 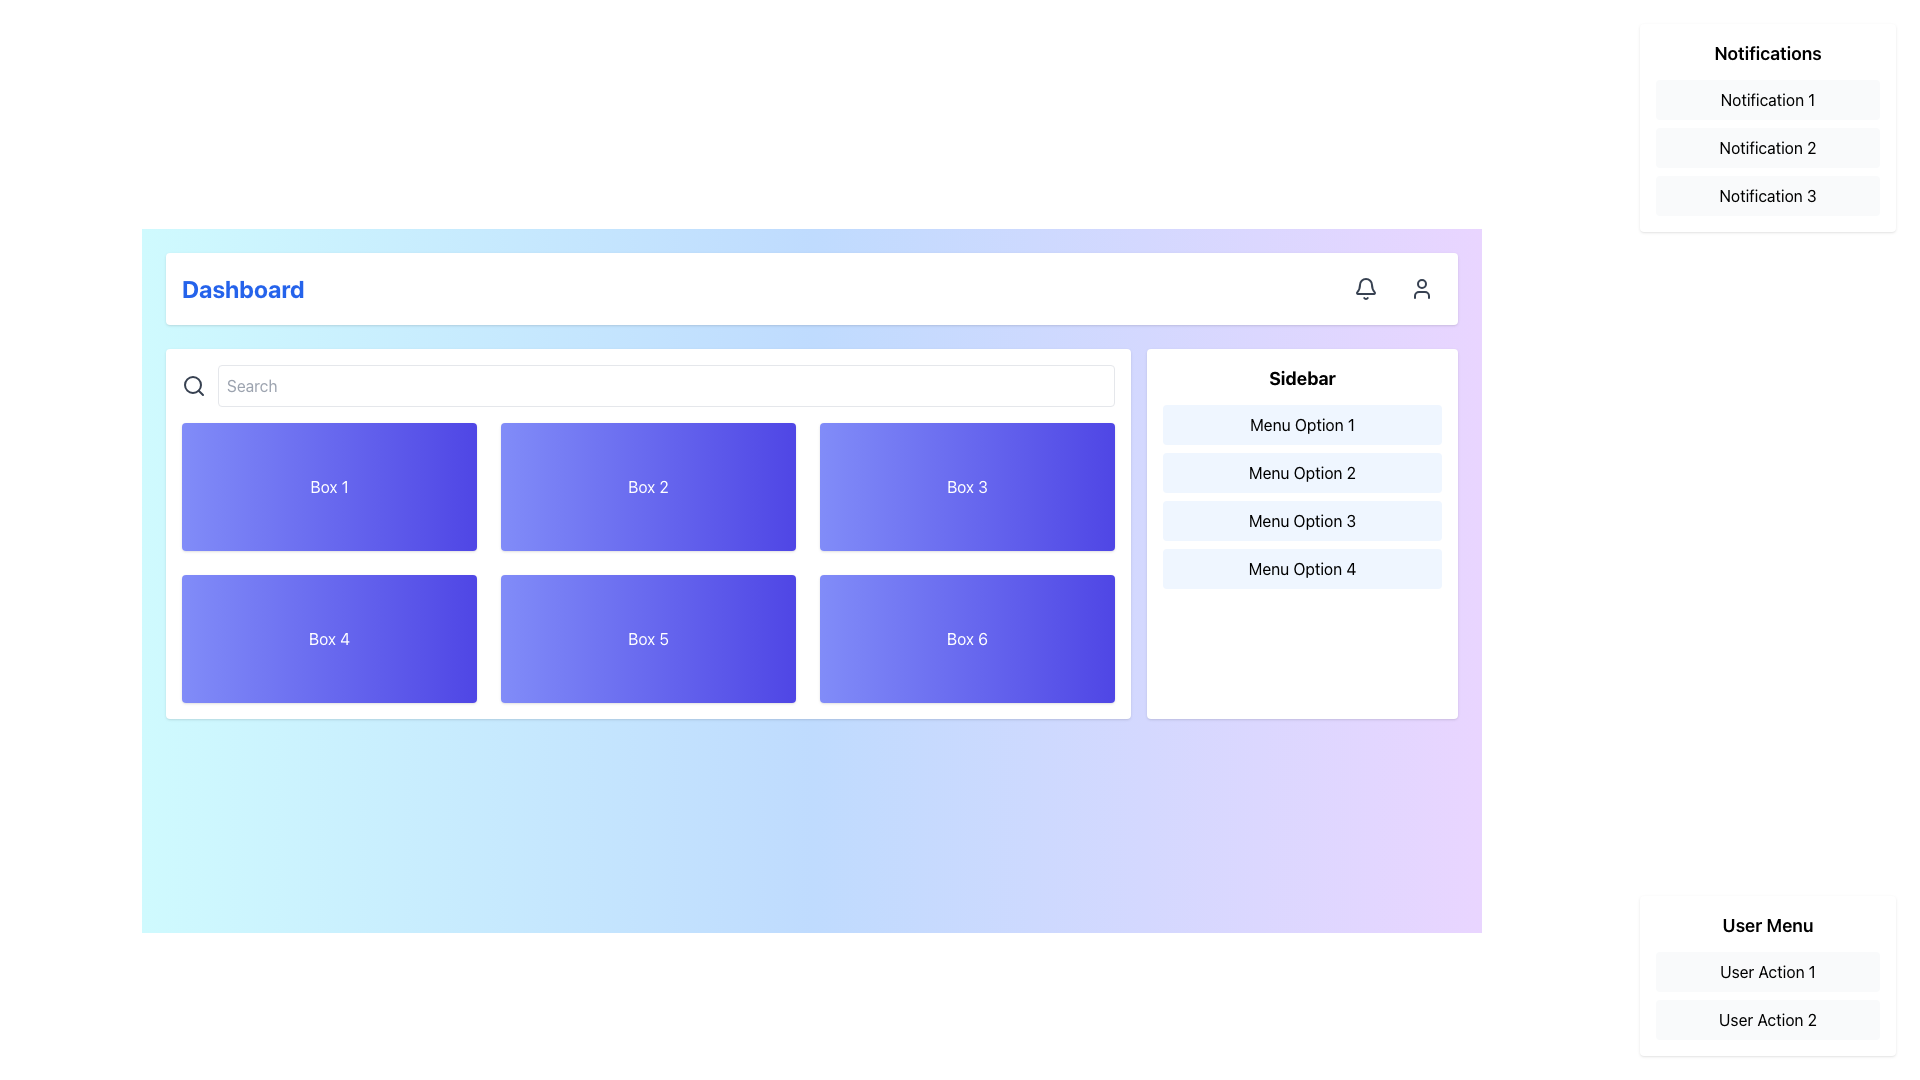 I want to click on the first menu item labeled 'User Action 1' with a light gray background and rounded corners under the 'User Menu', so click(x=1767, y=971).